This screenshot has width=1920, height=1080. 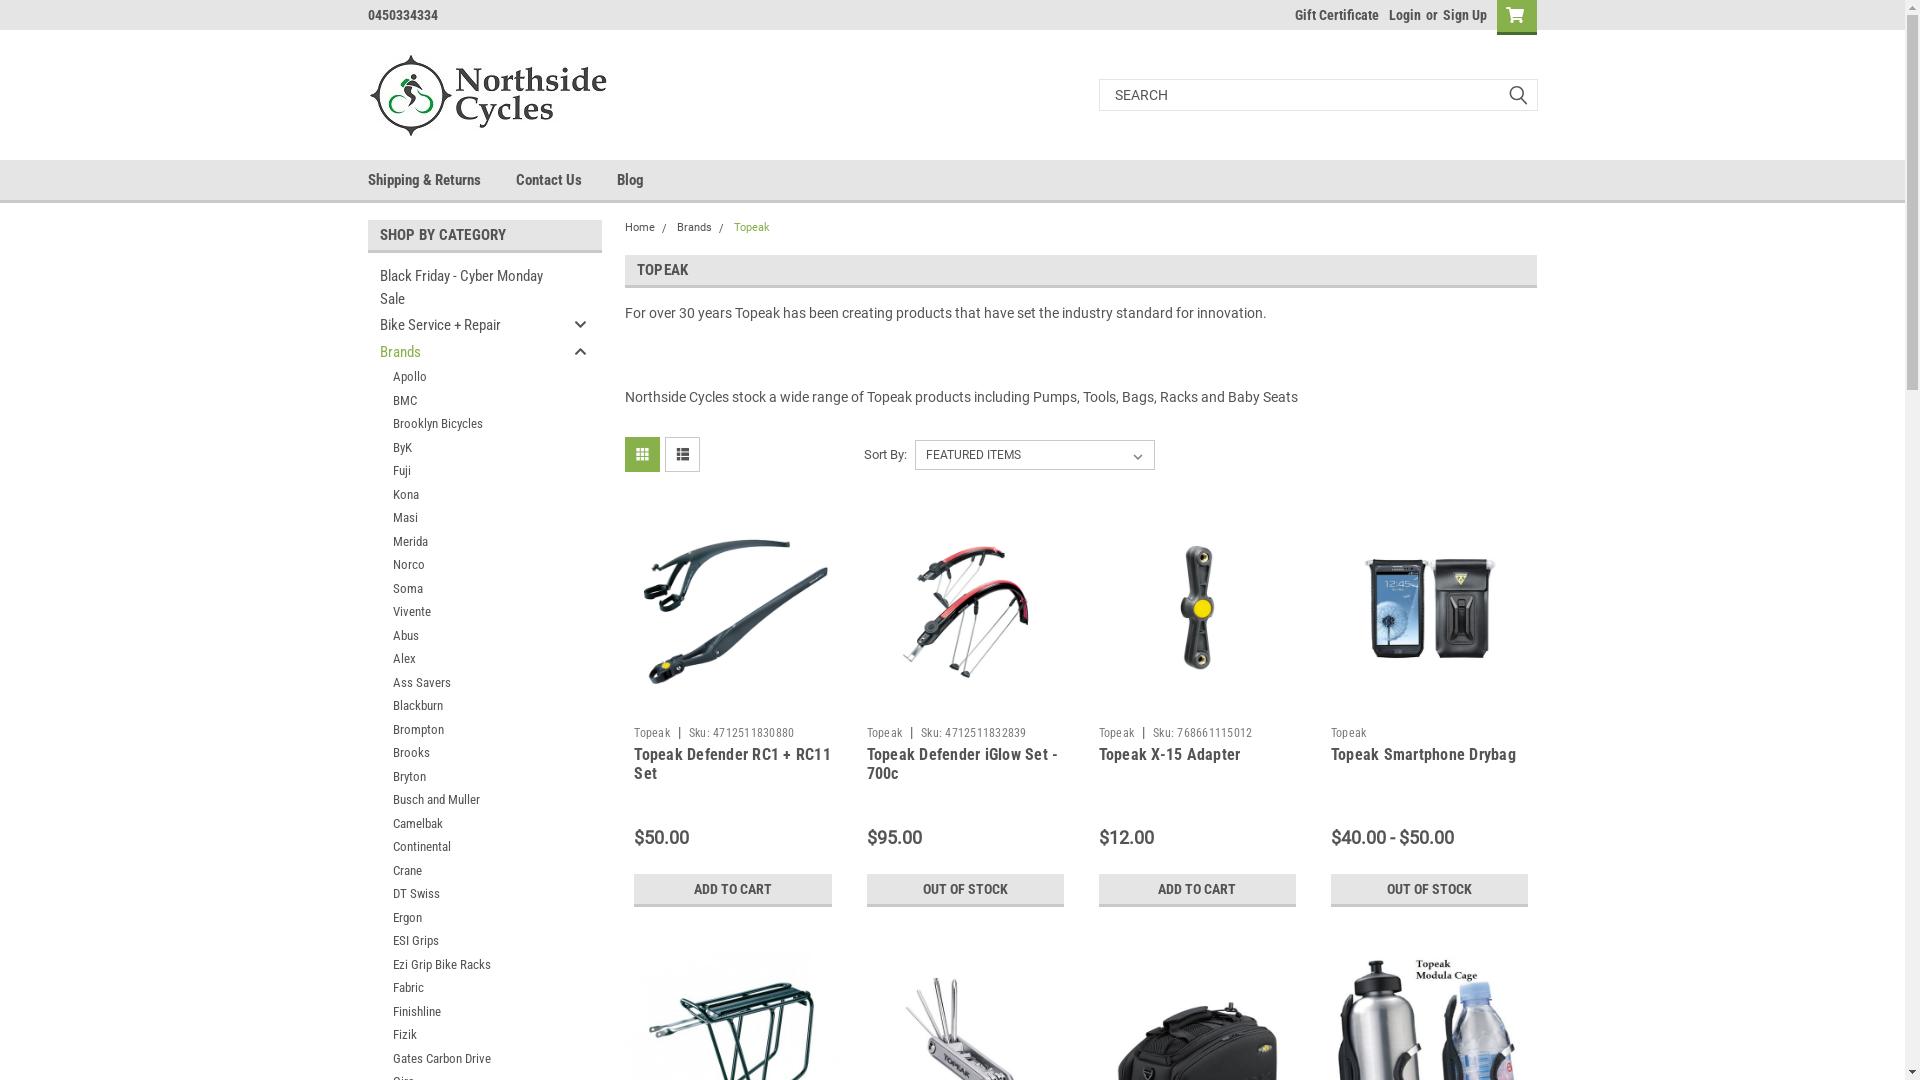 What do you see at coordinates (466, 752) in the screenshot?
I see `'Brooks'` at bounding box center [466, 752].